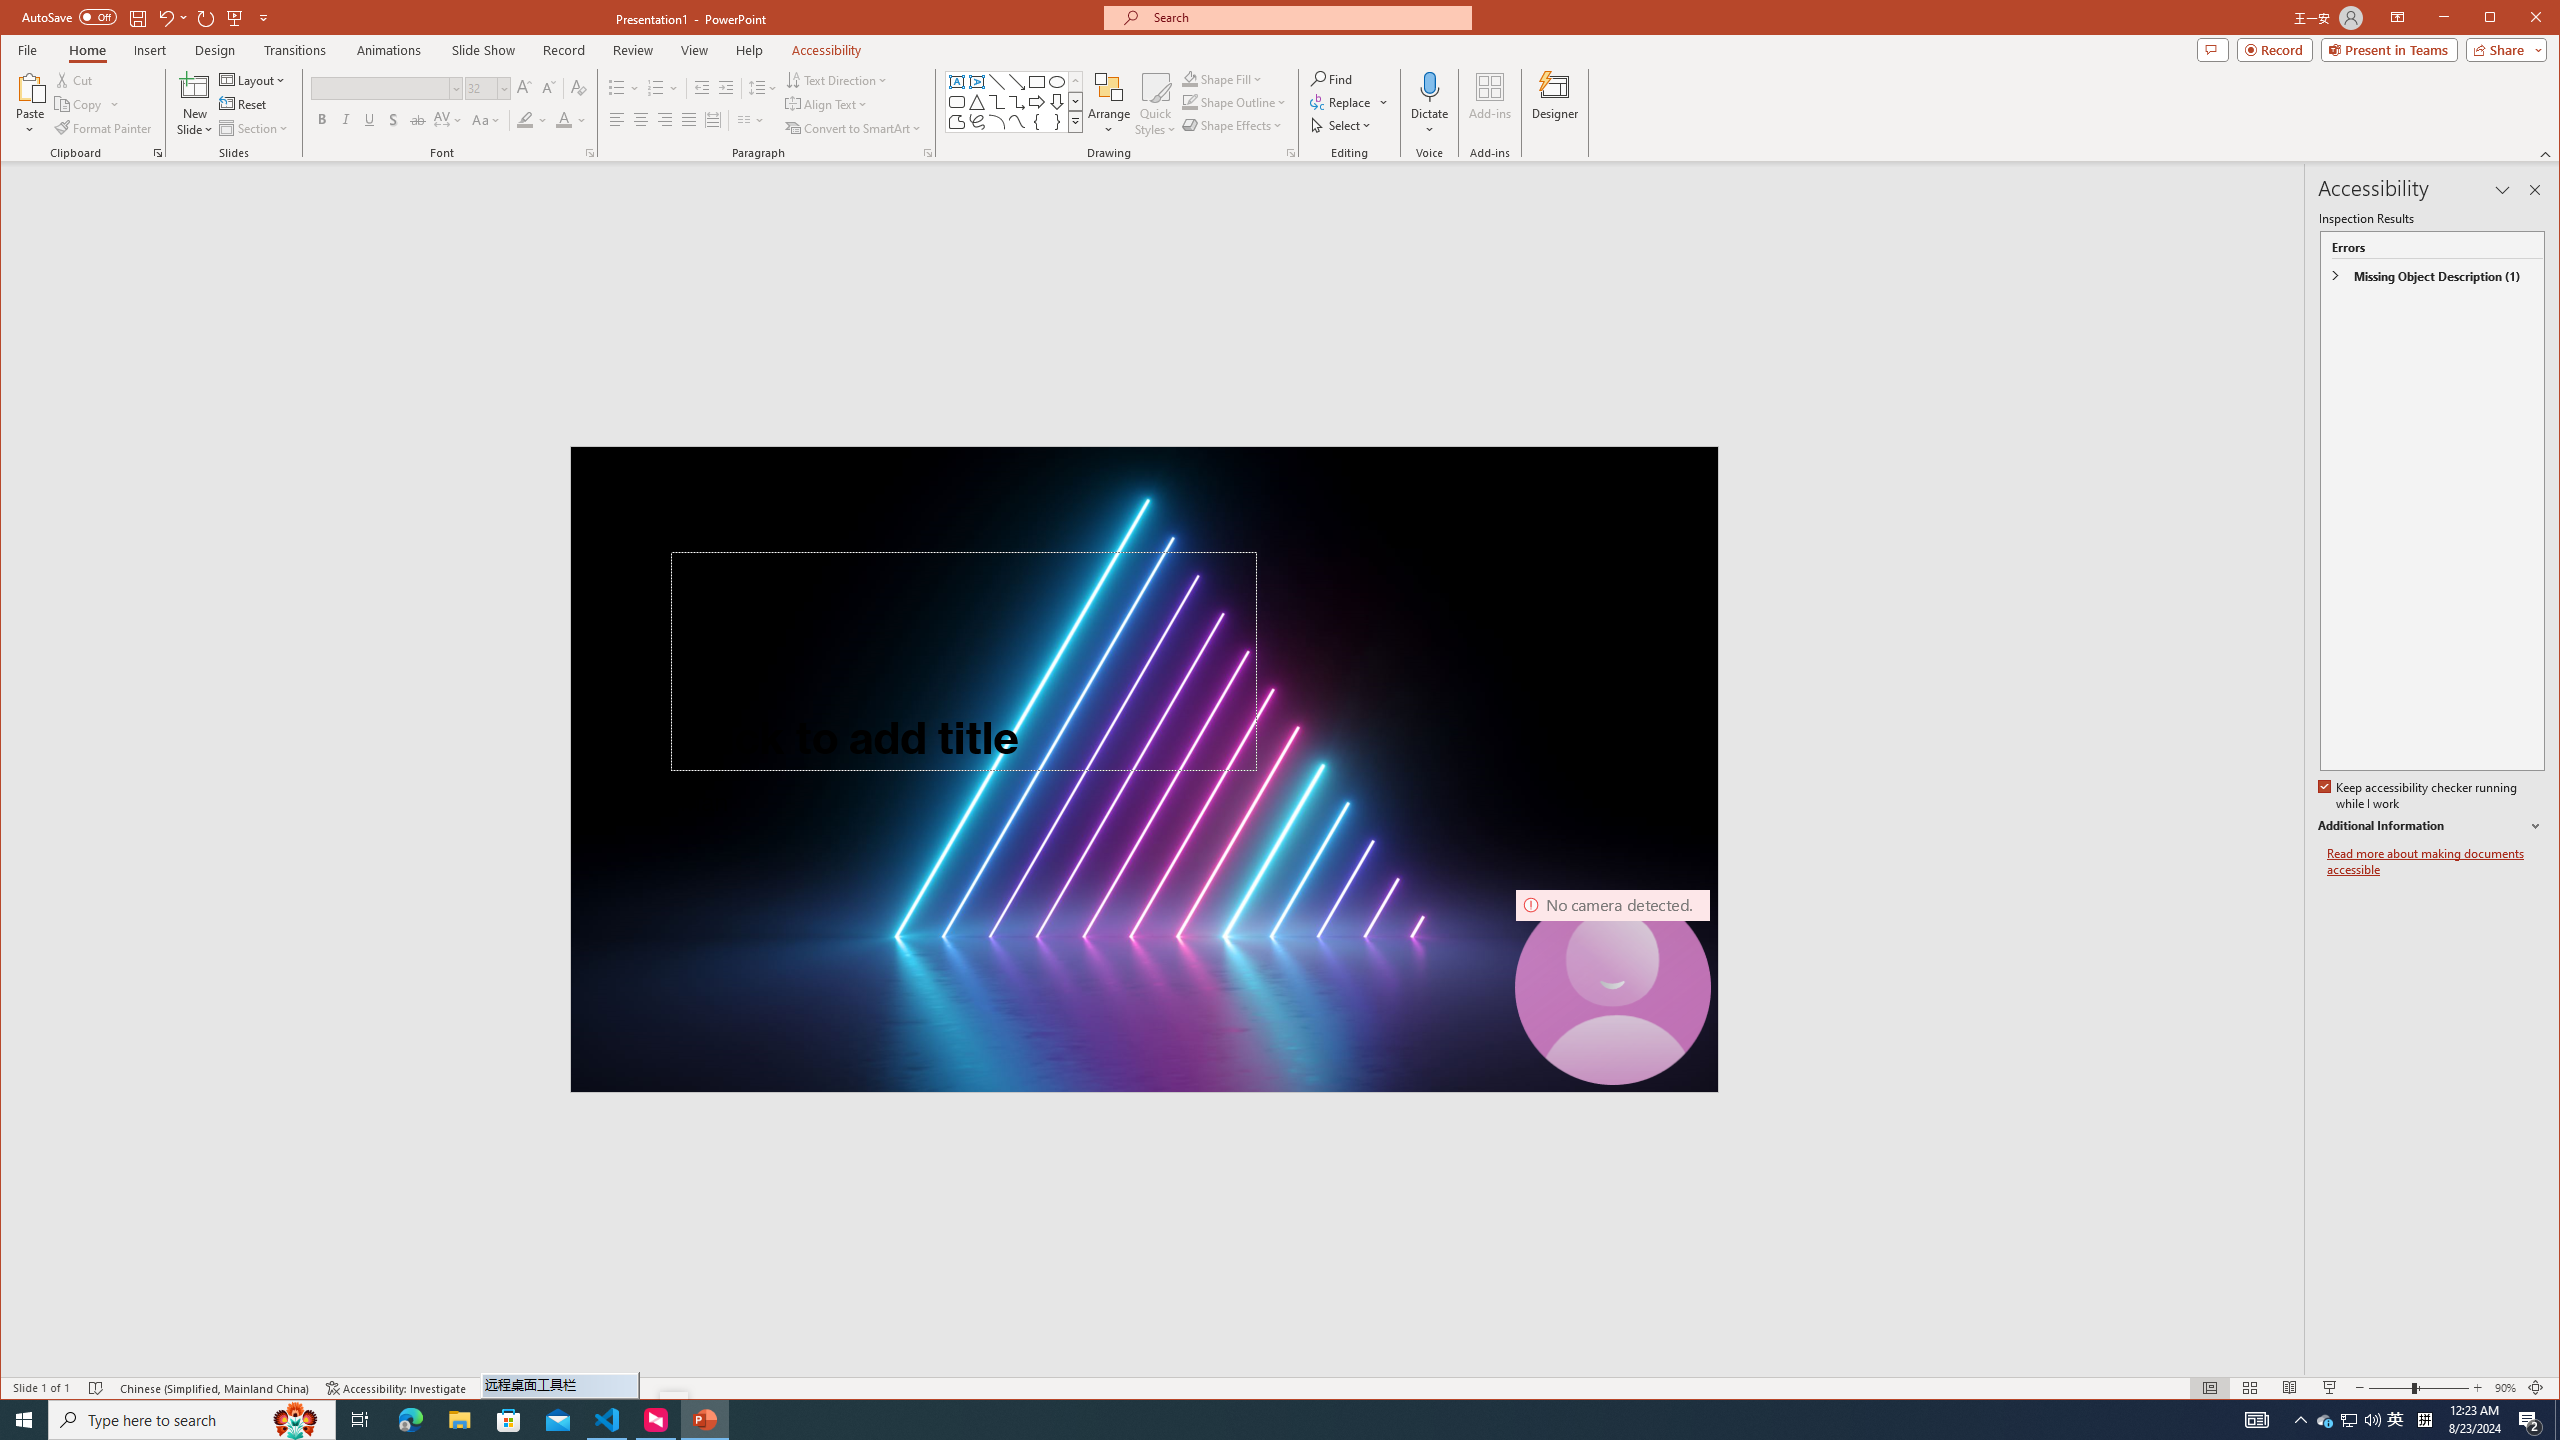 The height and width of the screenshot is (1440, 2560). Describe the element at coordinates (1235, 125) in the screenshot. I see `'Shape Effects'` at that location.